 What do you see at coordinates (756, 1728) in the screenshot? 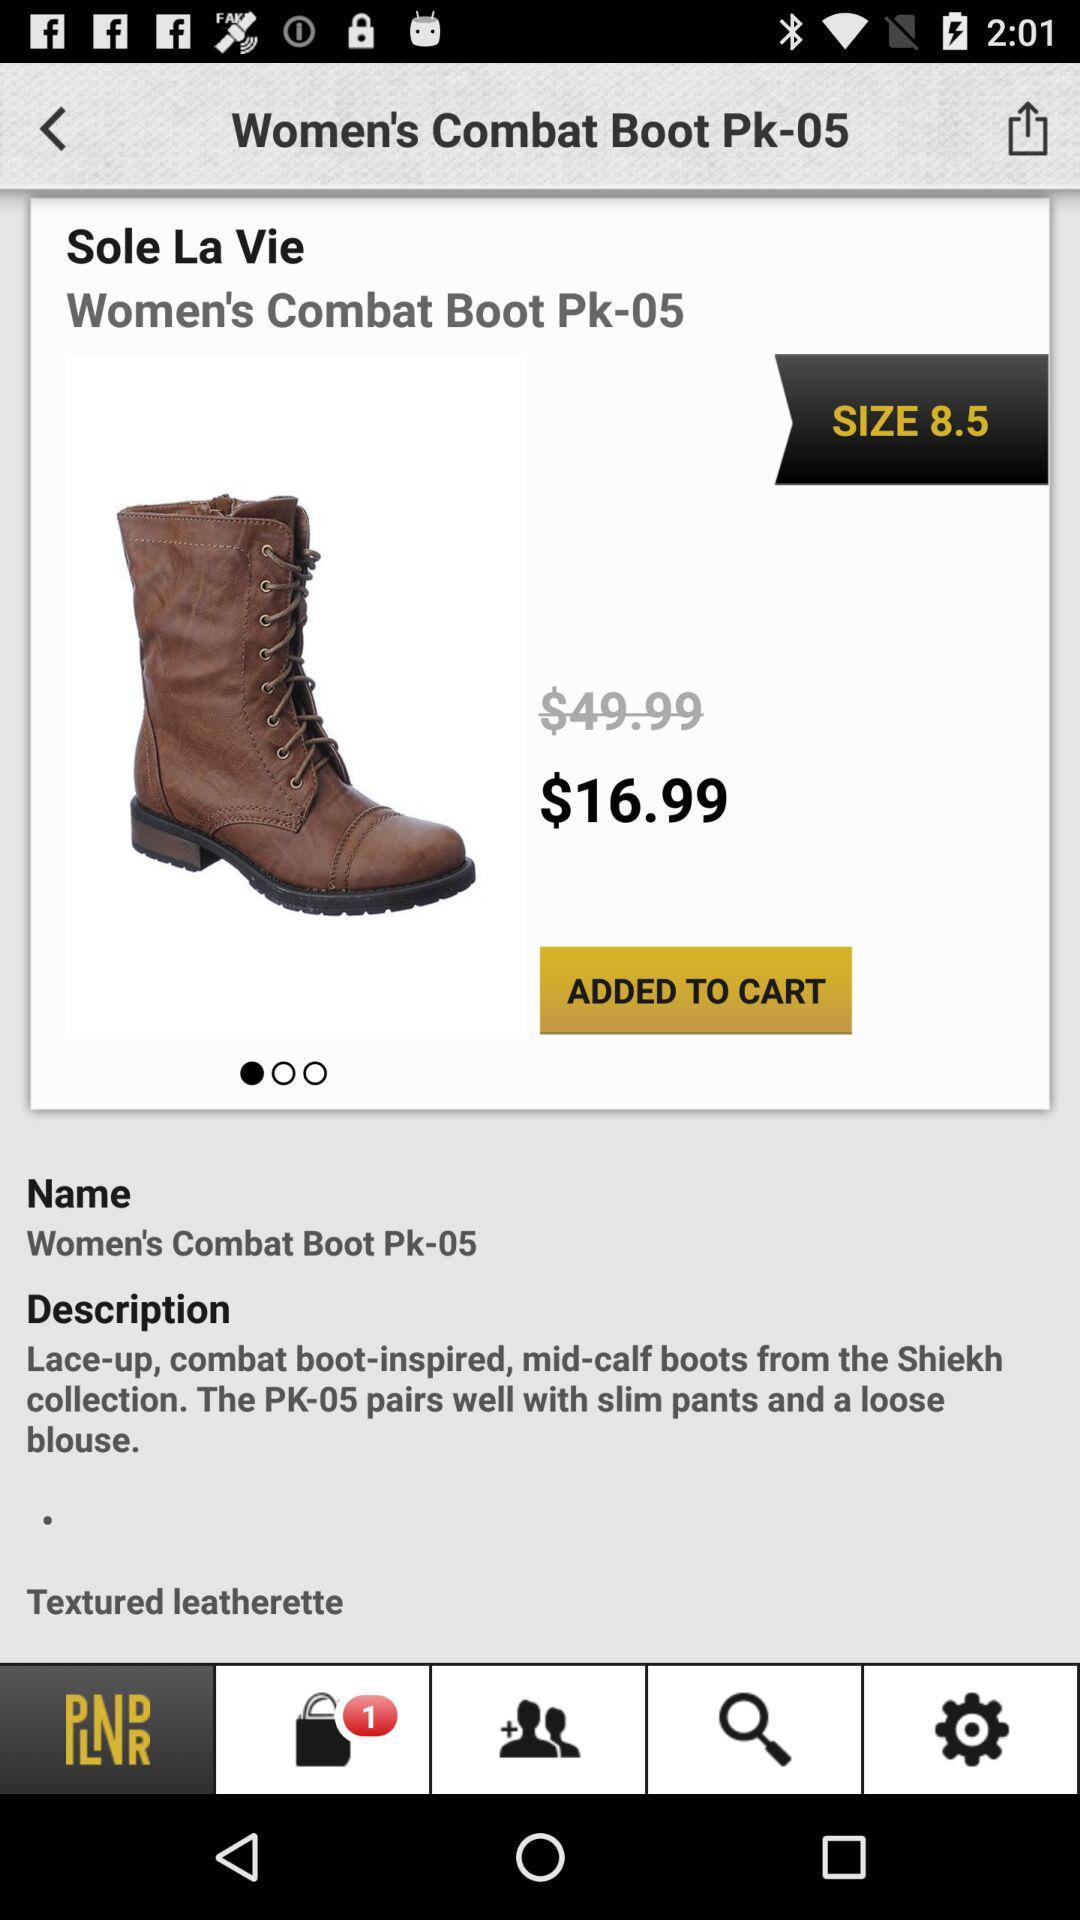
I see `the search icon` at bounding box center [756, 1728].